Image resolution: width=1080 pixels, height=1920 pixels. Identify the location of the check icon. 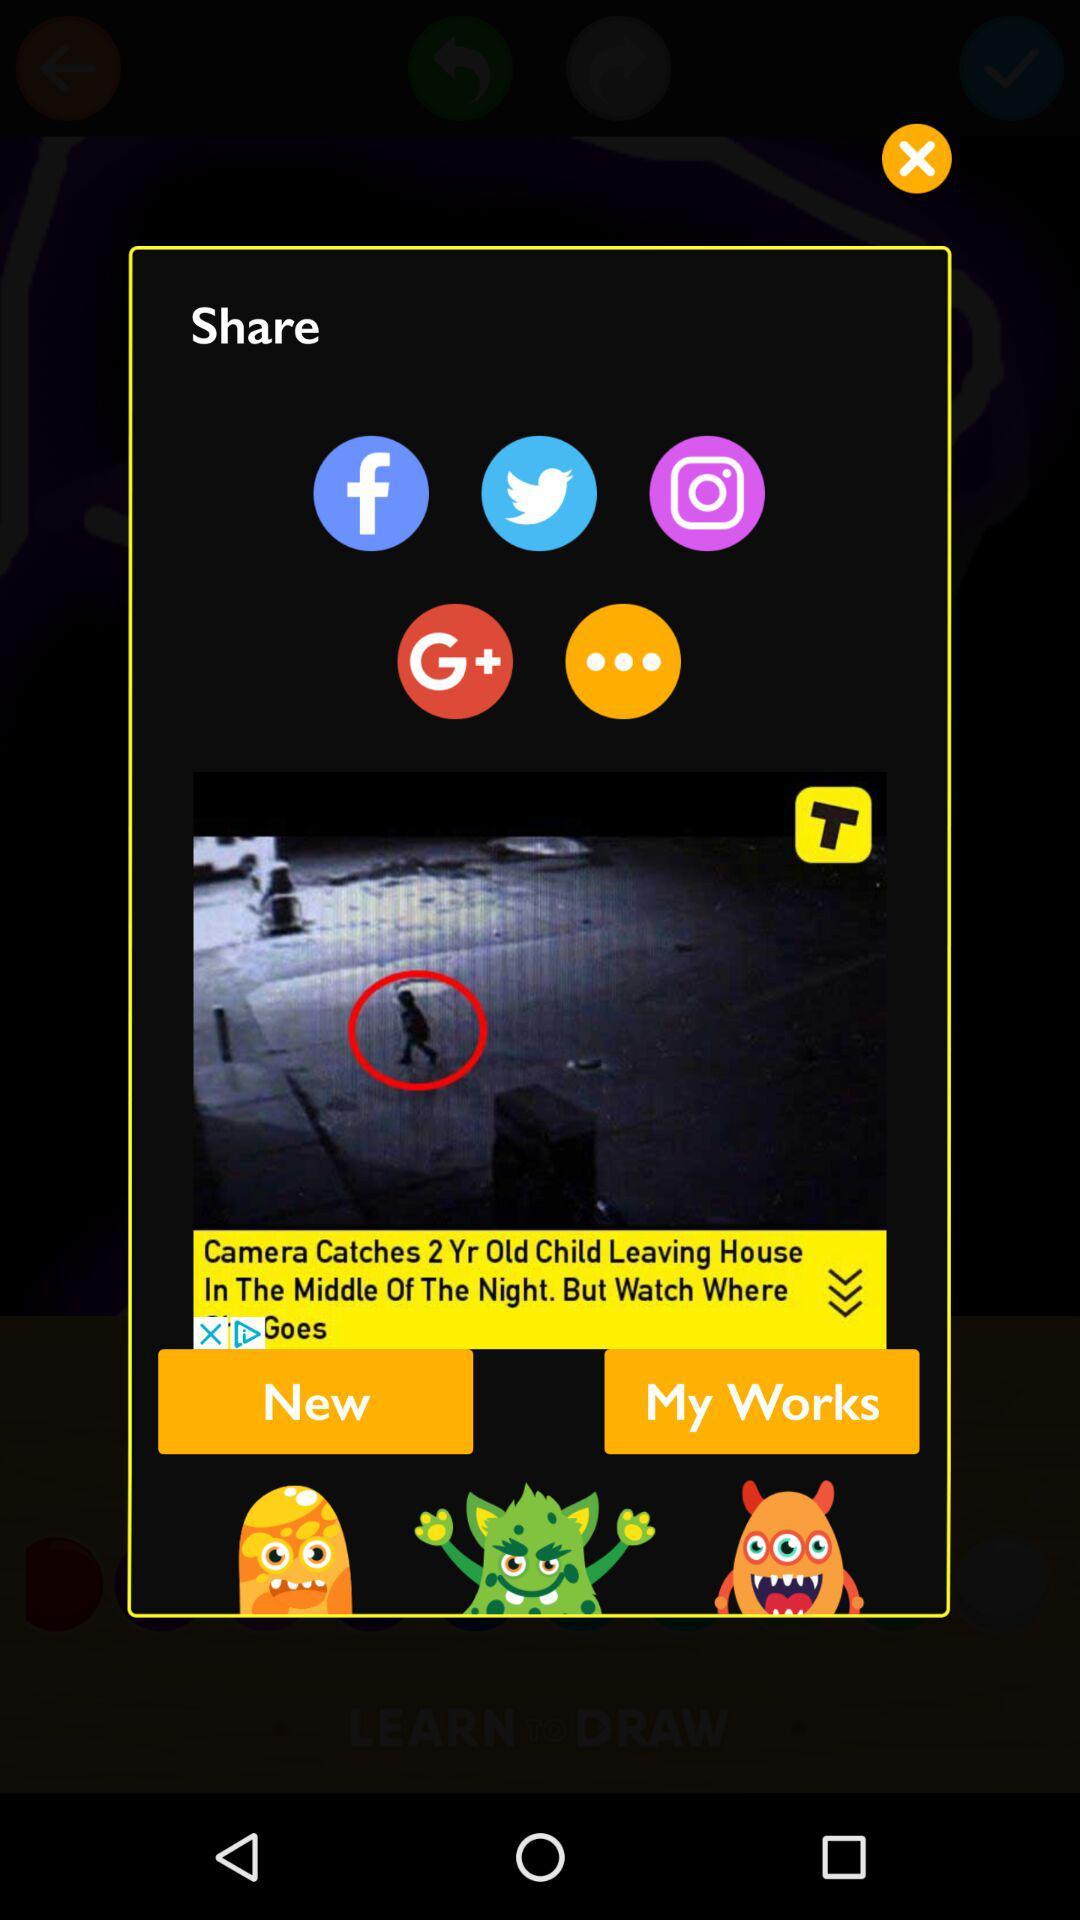
(1011, 68).